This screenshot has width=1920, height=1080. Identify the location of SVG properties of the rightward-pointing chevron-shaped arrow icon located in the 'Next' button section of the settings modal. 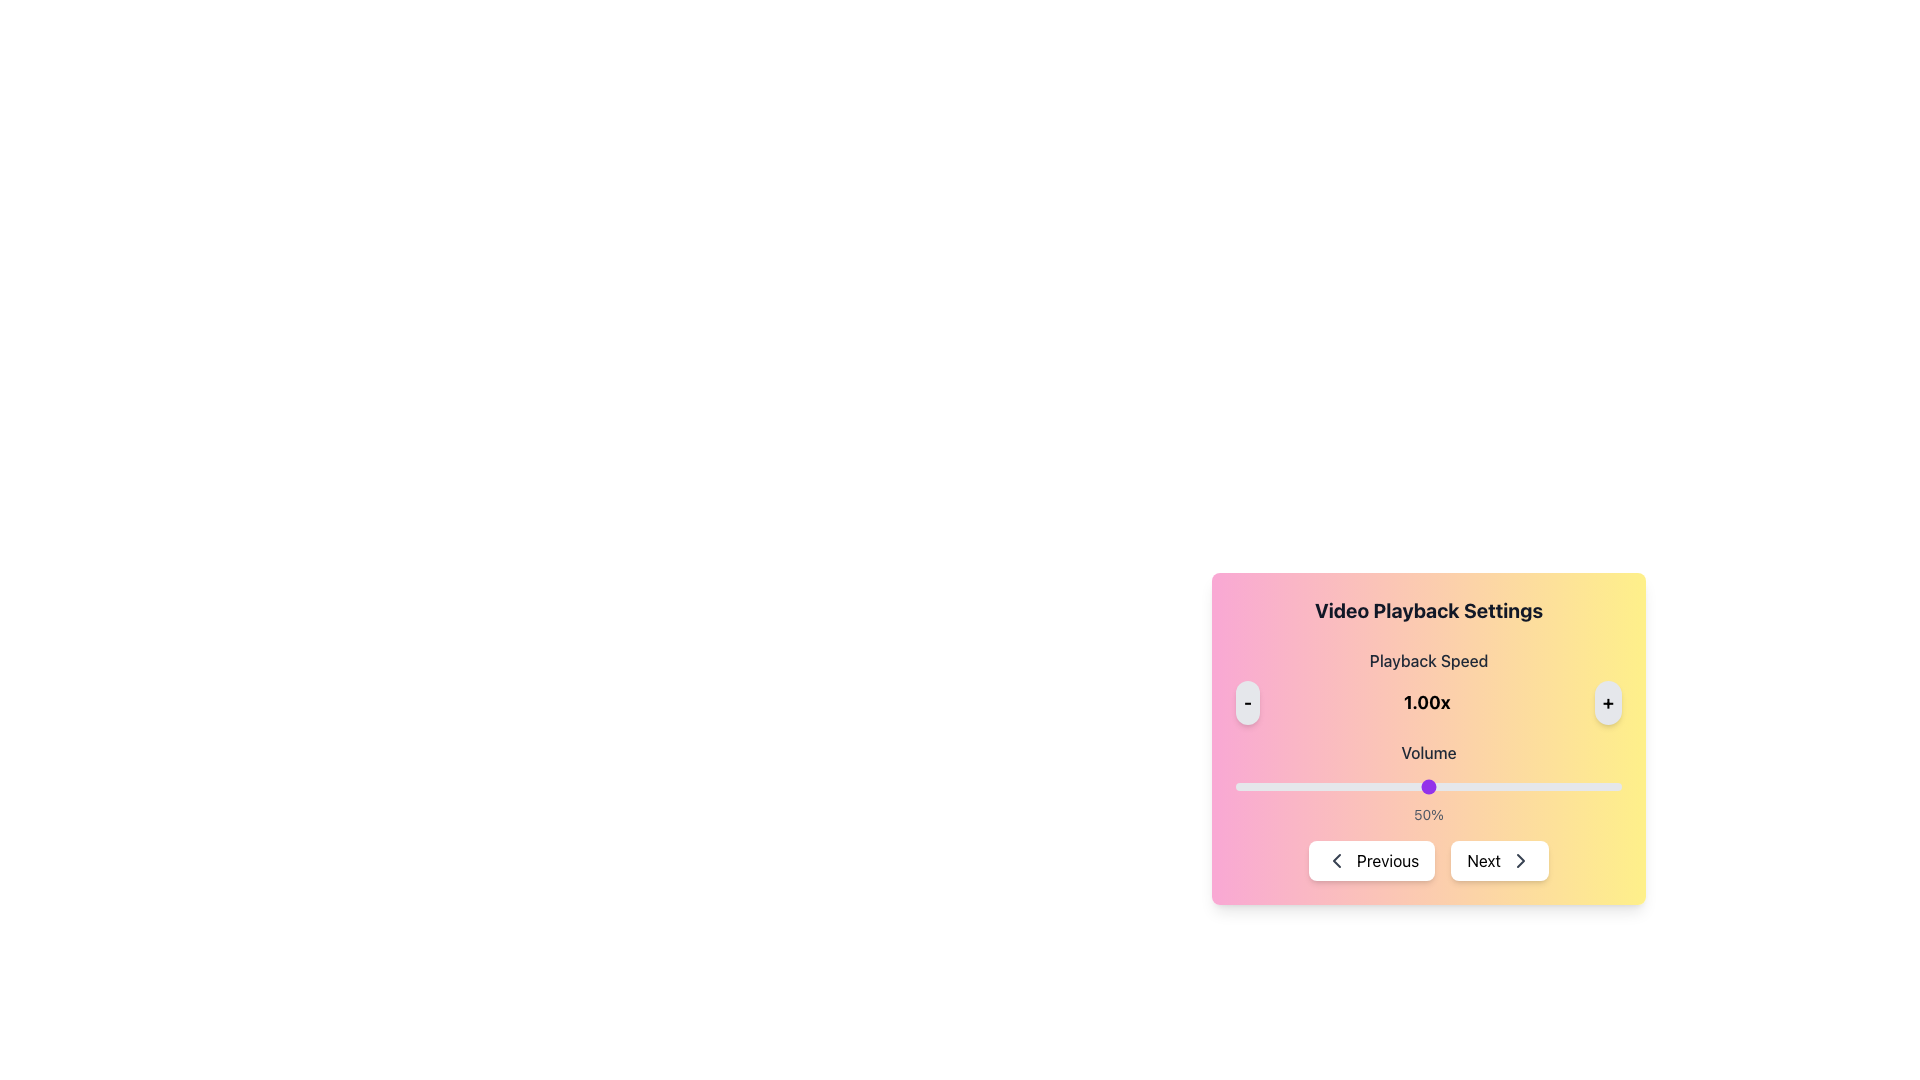
(1520, 859).